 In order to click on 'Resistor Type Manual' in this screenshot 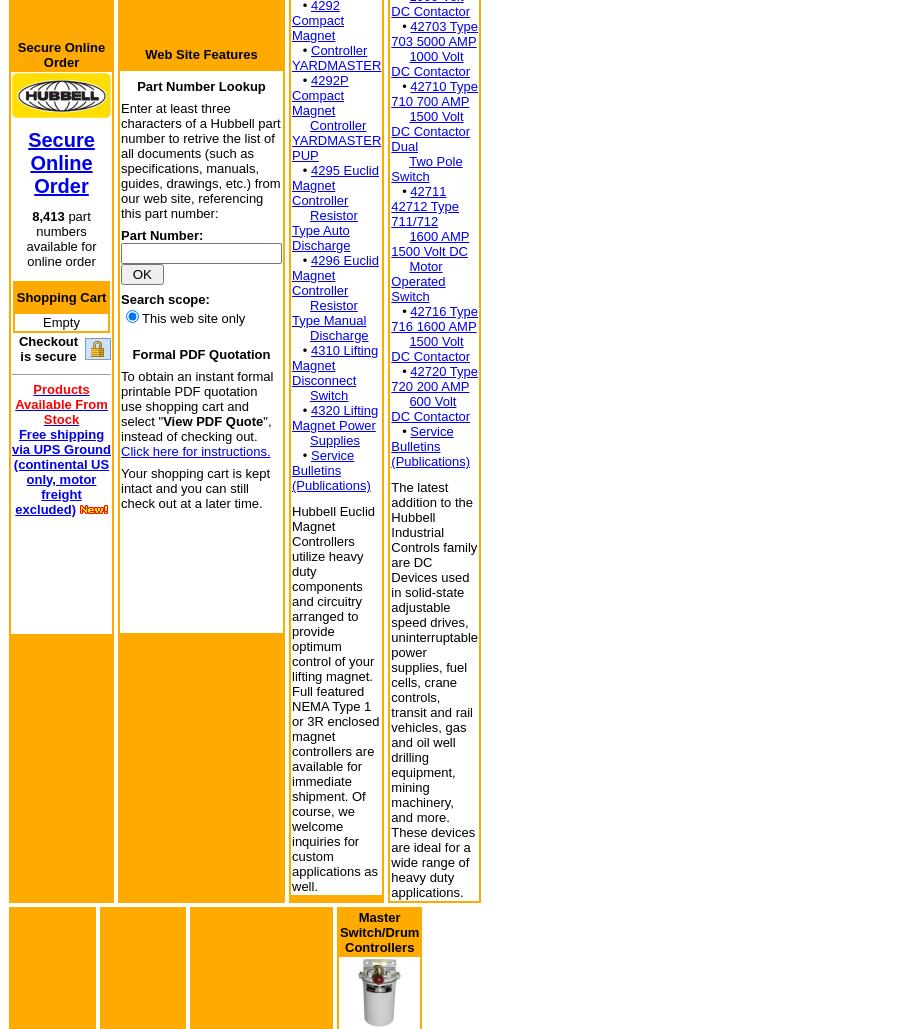, I will do `click(328, 311)`.